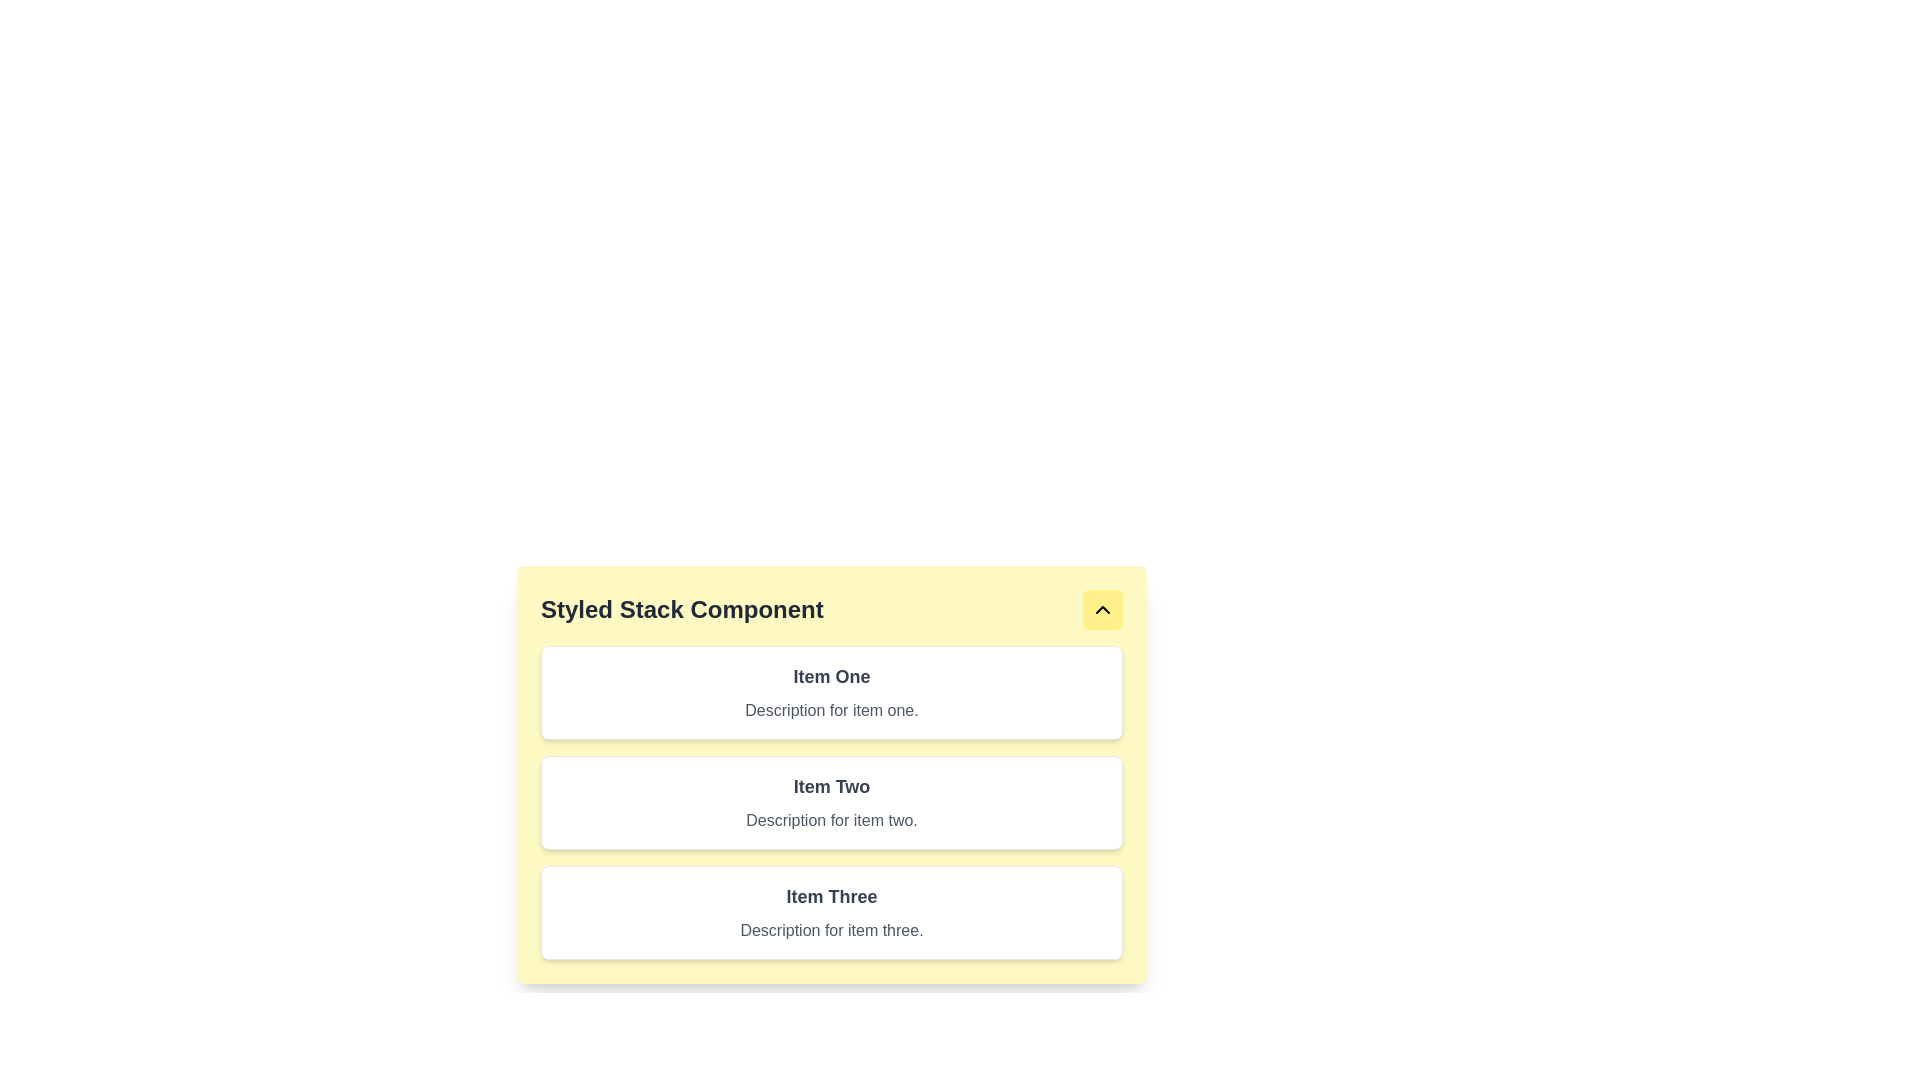 The height and width of the screenshot is (1080, 1920). Describe the element at coordinates (831, 913) in the screenshot. I see `the third card in a vertical stack, which contains a title and description text, located in the lower portion of the layout` at that location.